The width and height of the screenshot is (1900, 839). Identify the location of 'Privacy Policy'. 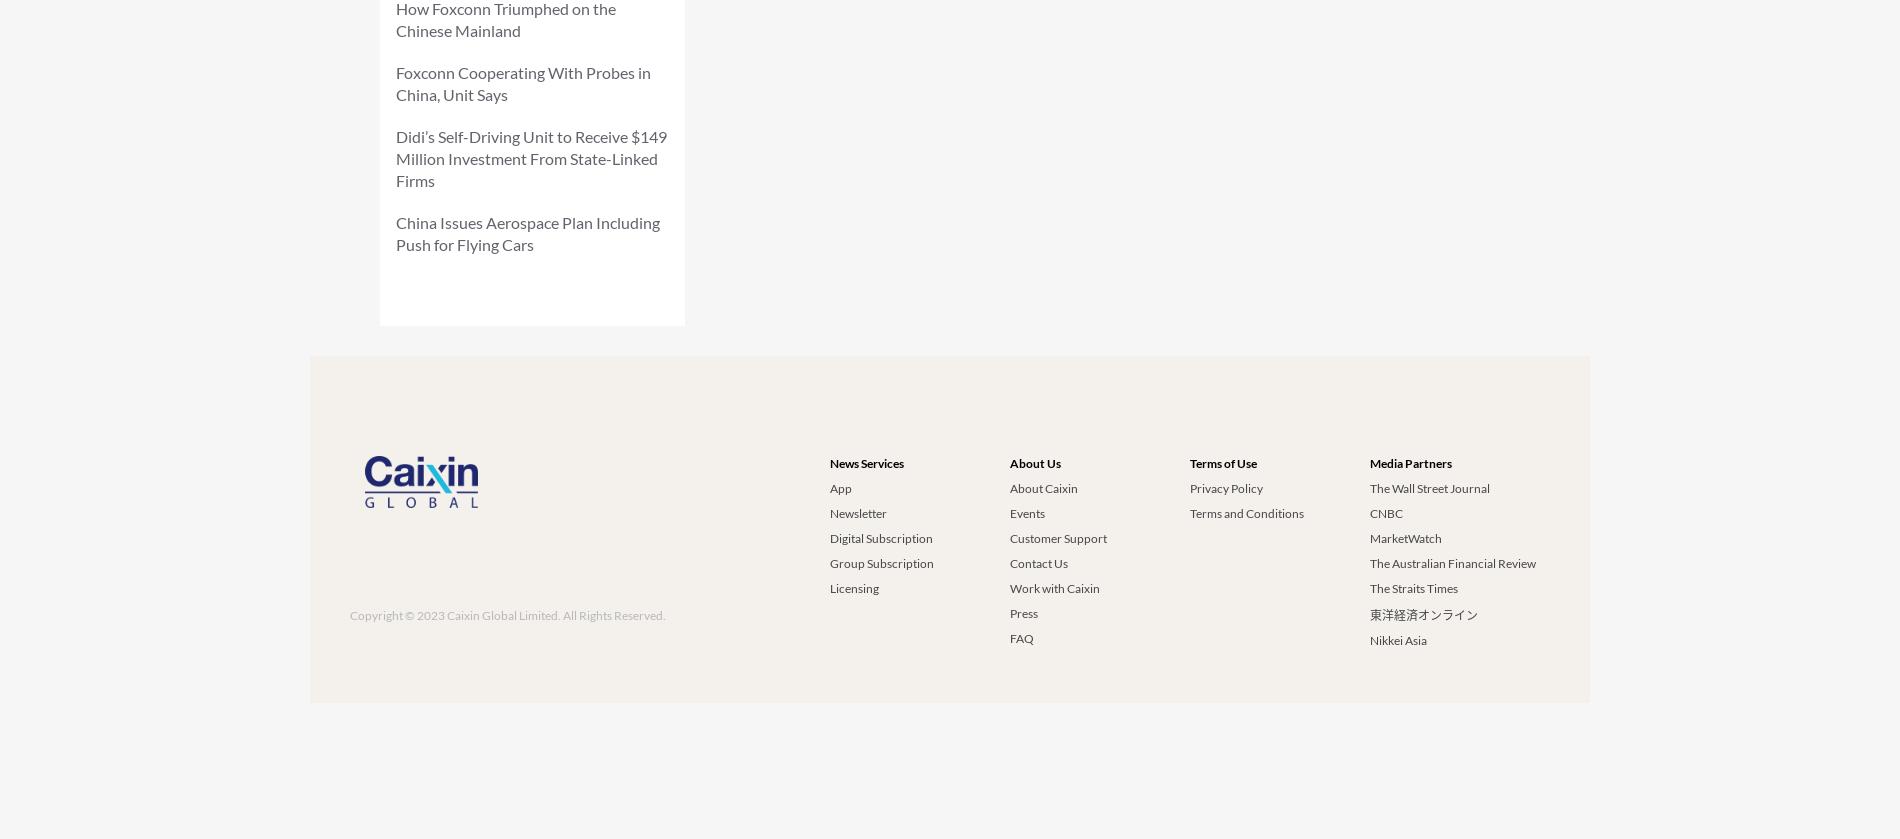
(1188, 487).